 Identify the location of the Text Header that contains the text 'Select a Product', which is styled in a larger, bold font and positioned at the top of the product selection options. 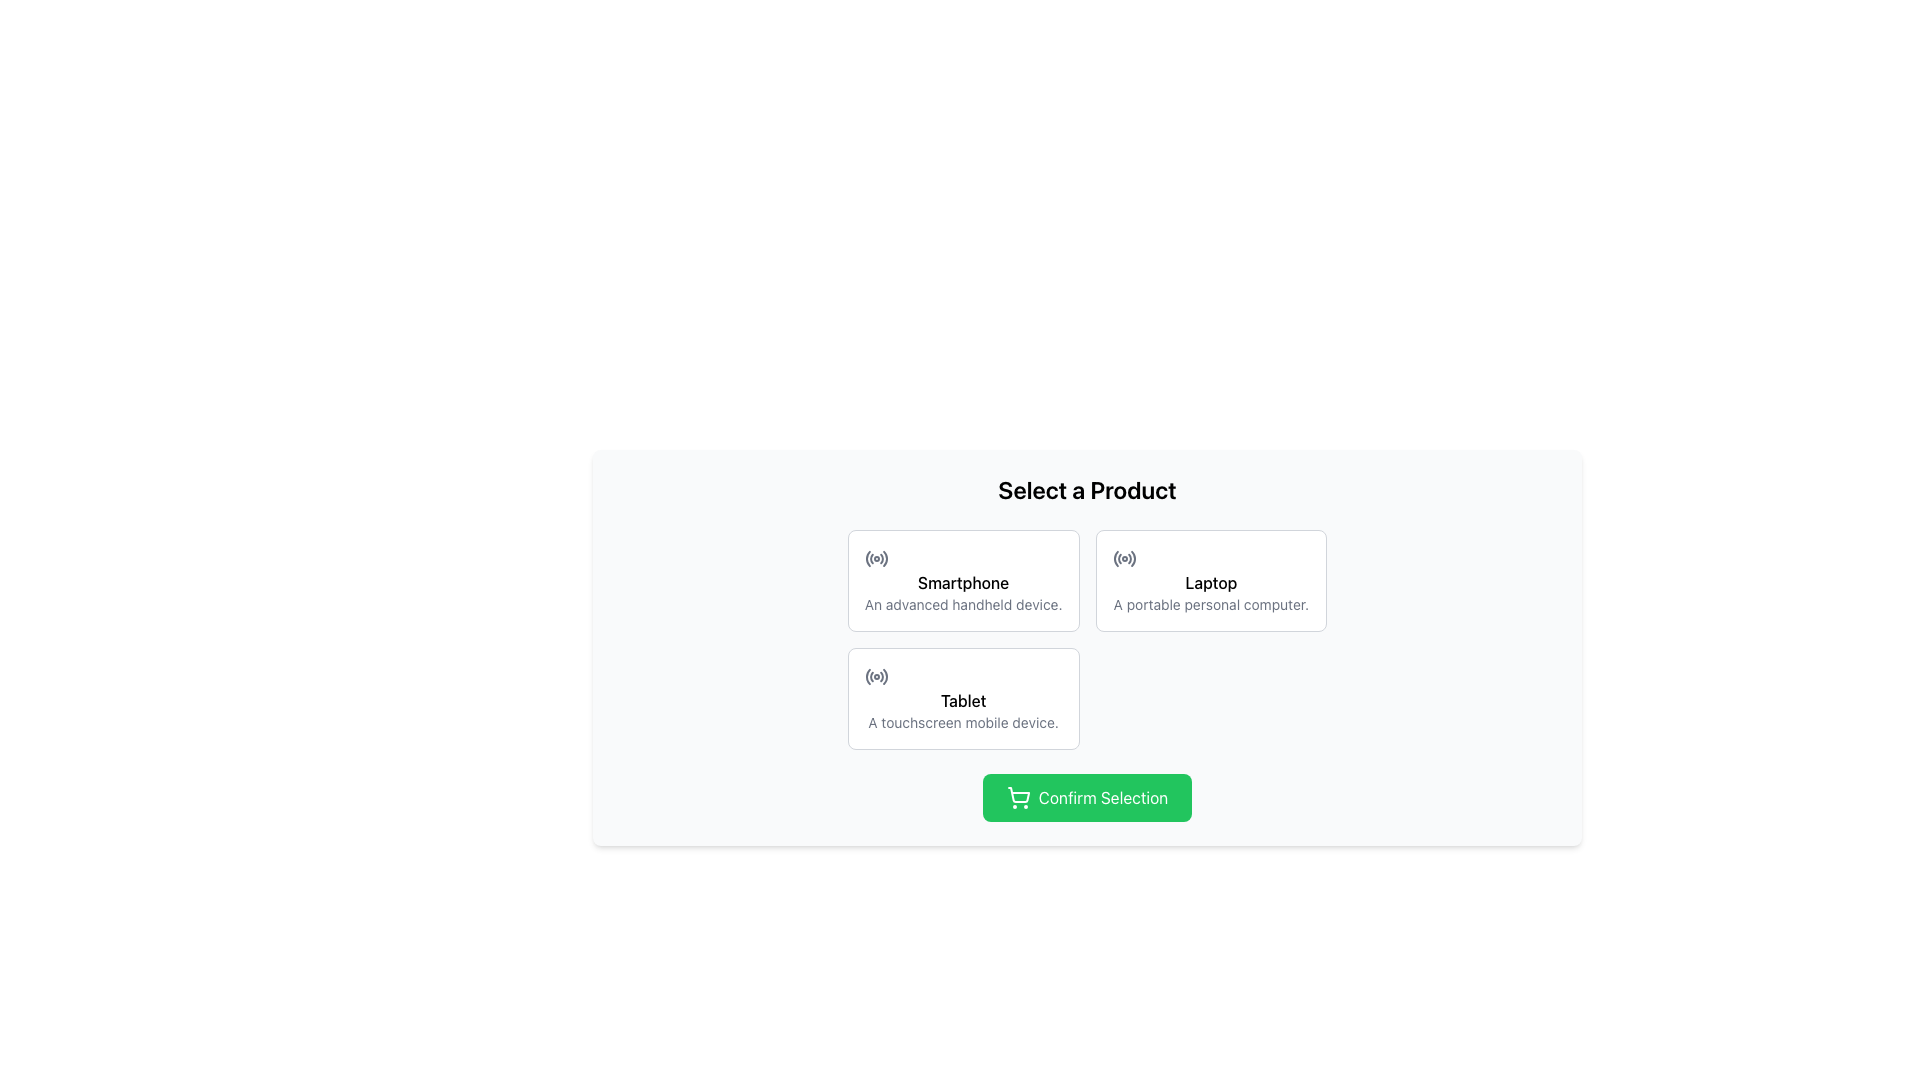
(1086, 489).